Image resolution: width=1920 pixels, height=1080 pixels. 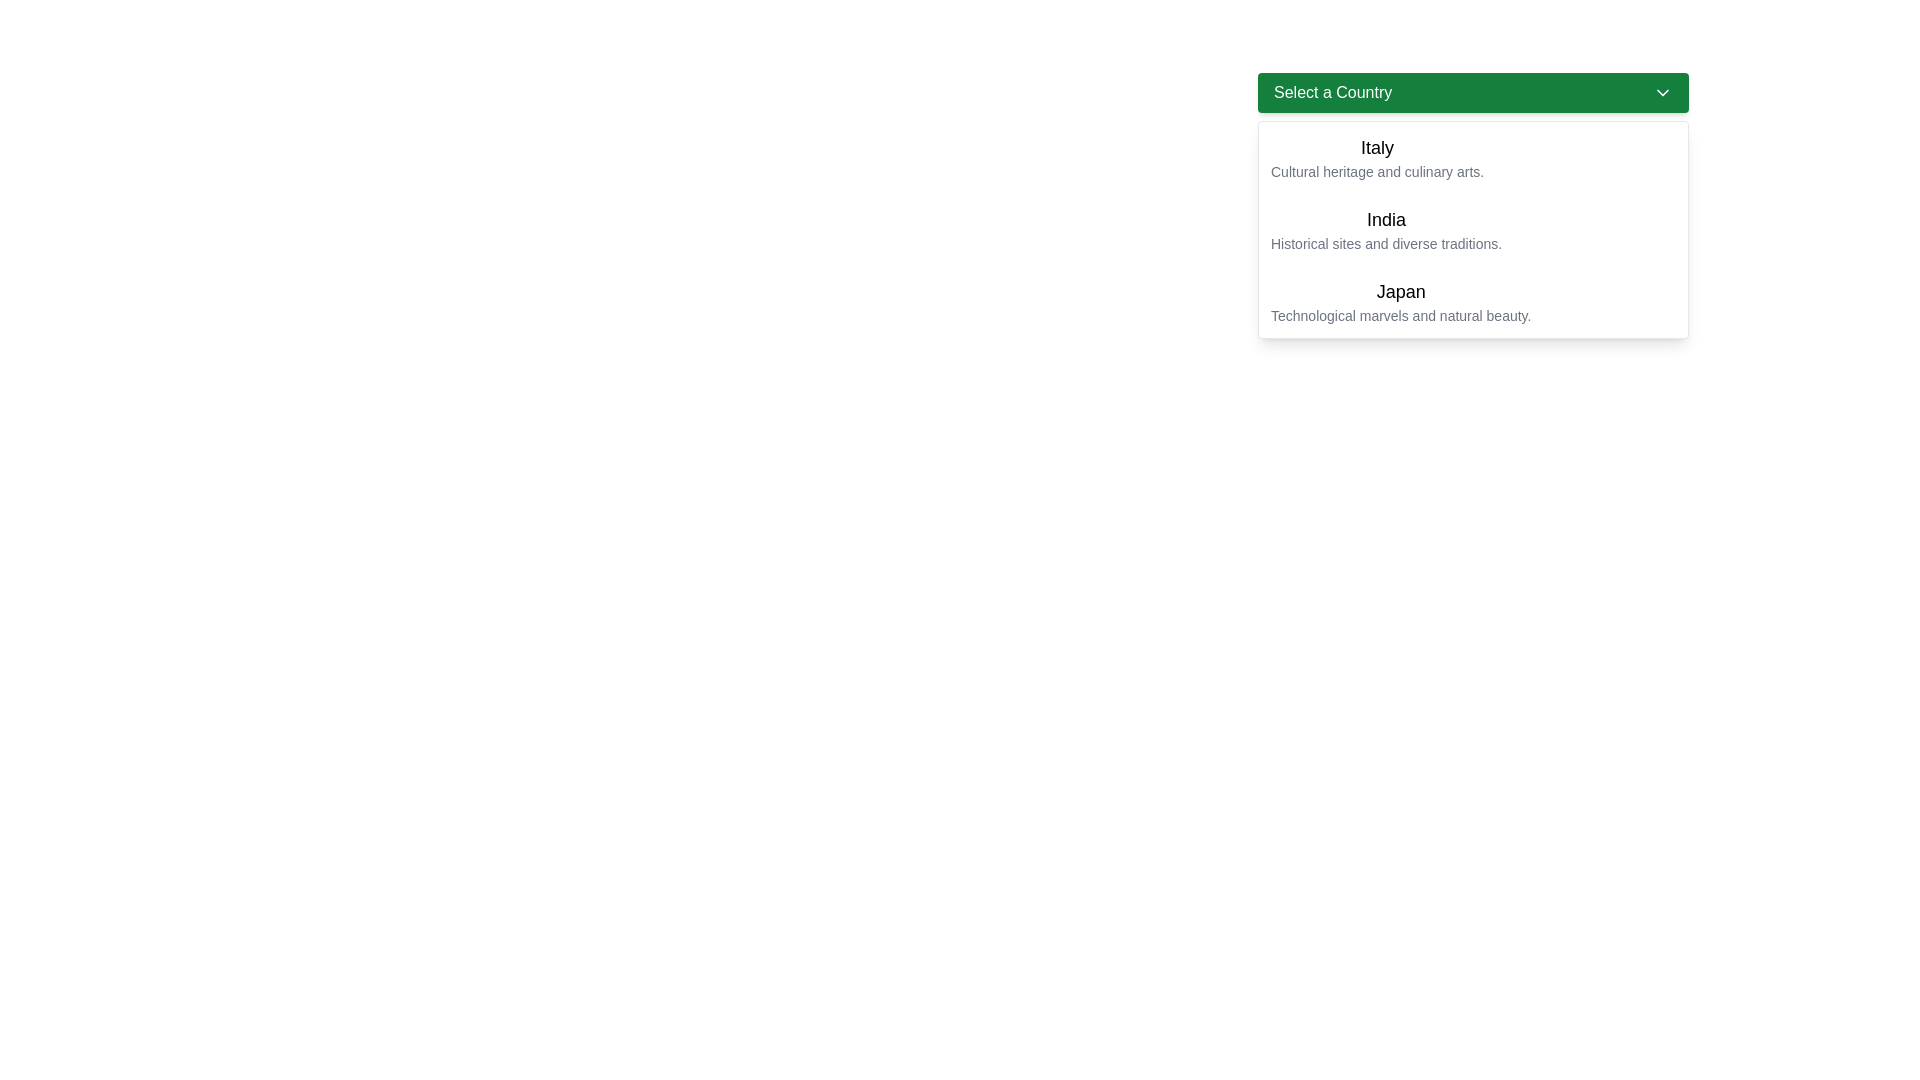 What do you see at coordinates (1376, 157) in the screenshot?
I see `the dropdown list item for 'Italy' using keyboard input to select it as it is the first item under 'Select a Country'` at bounding box center [1376, 157].